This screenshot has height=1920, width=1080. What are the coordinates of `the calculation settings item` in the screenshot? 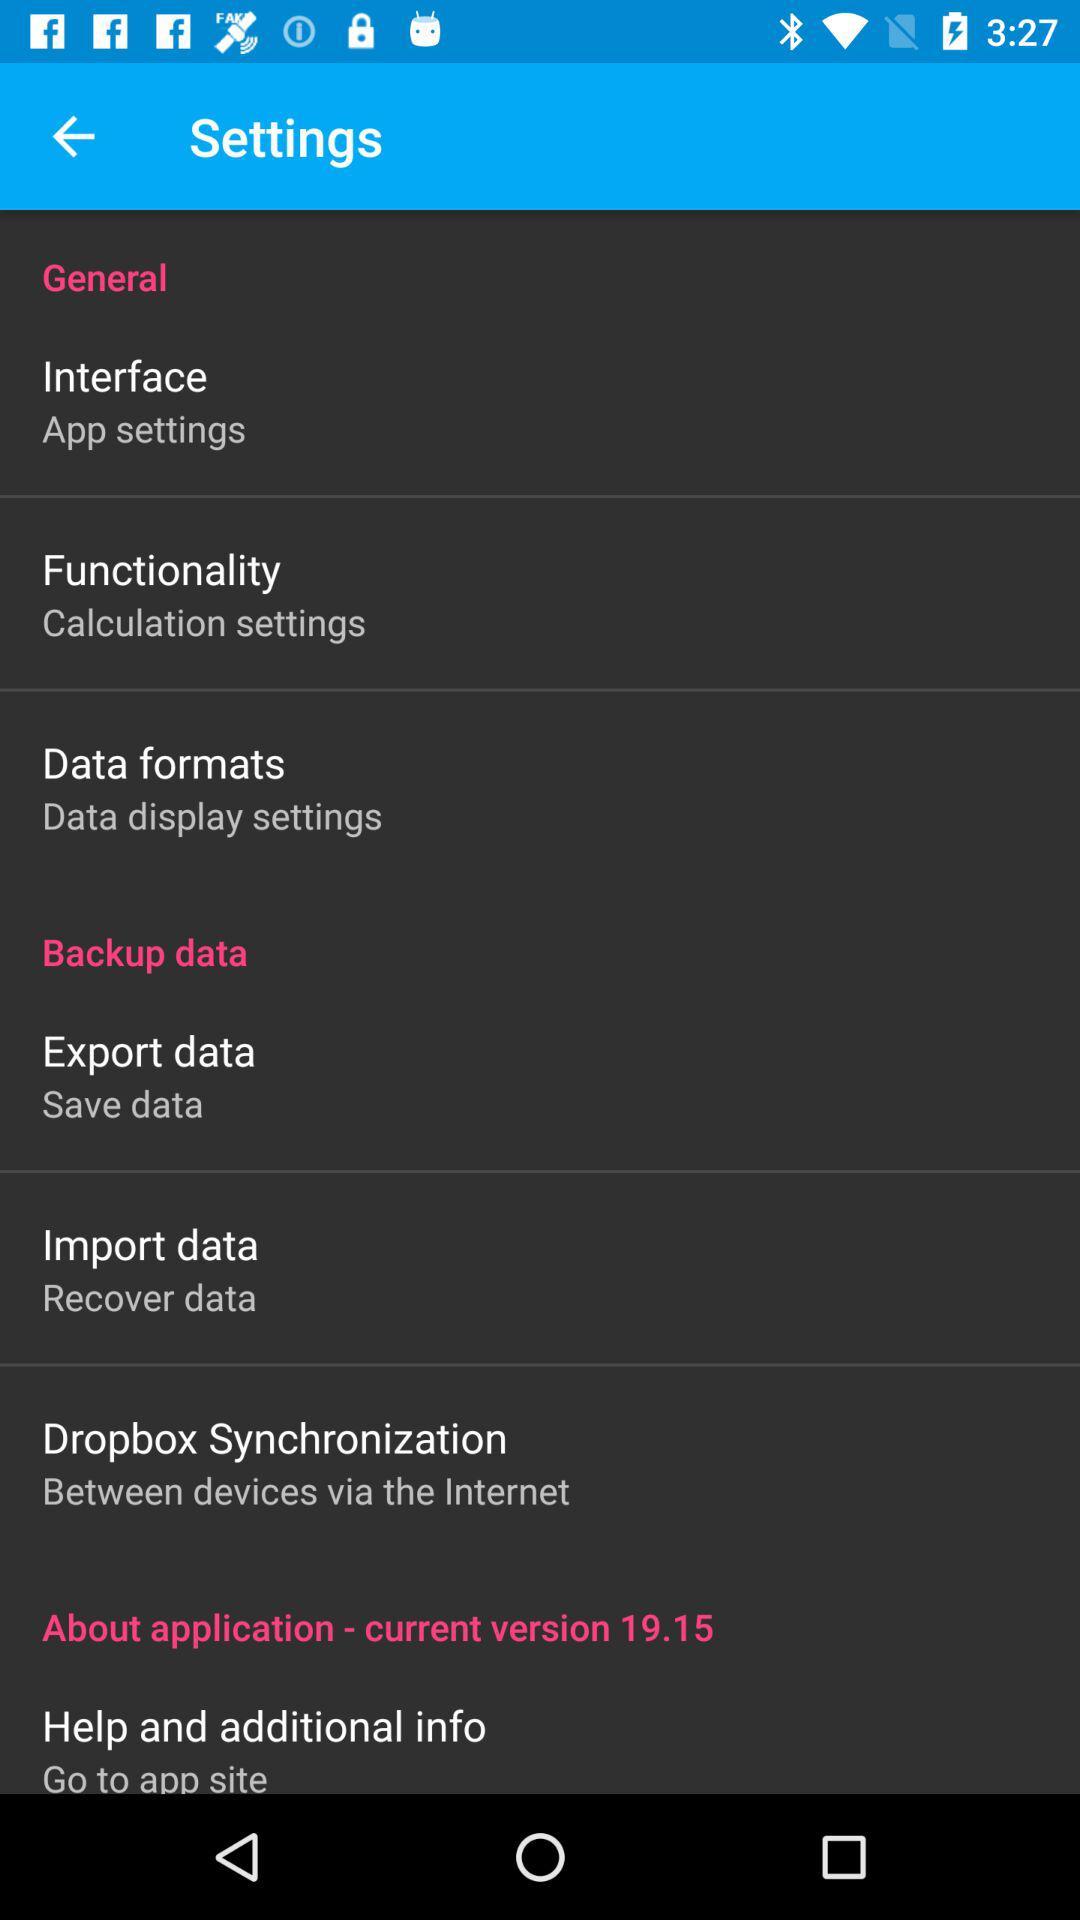 It's located at (204, 620).